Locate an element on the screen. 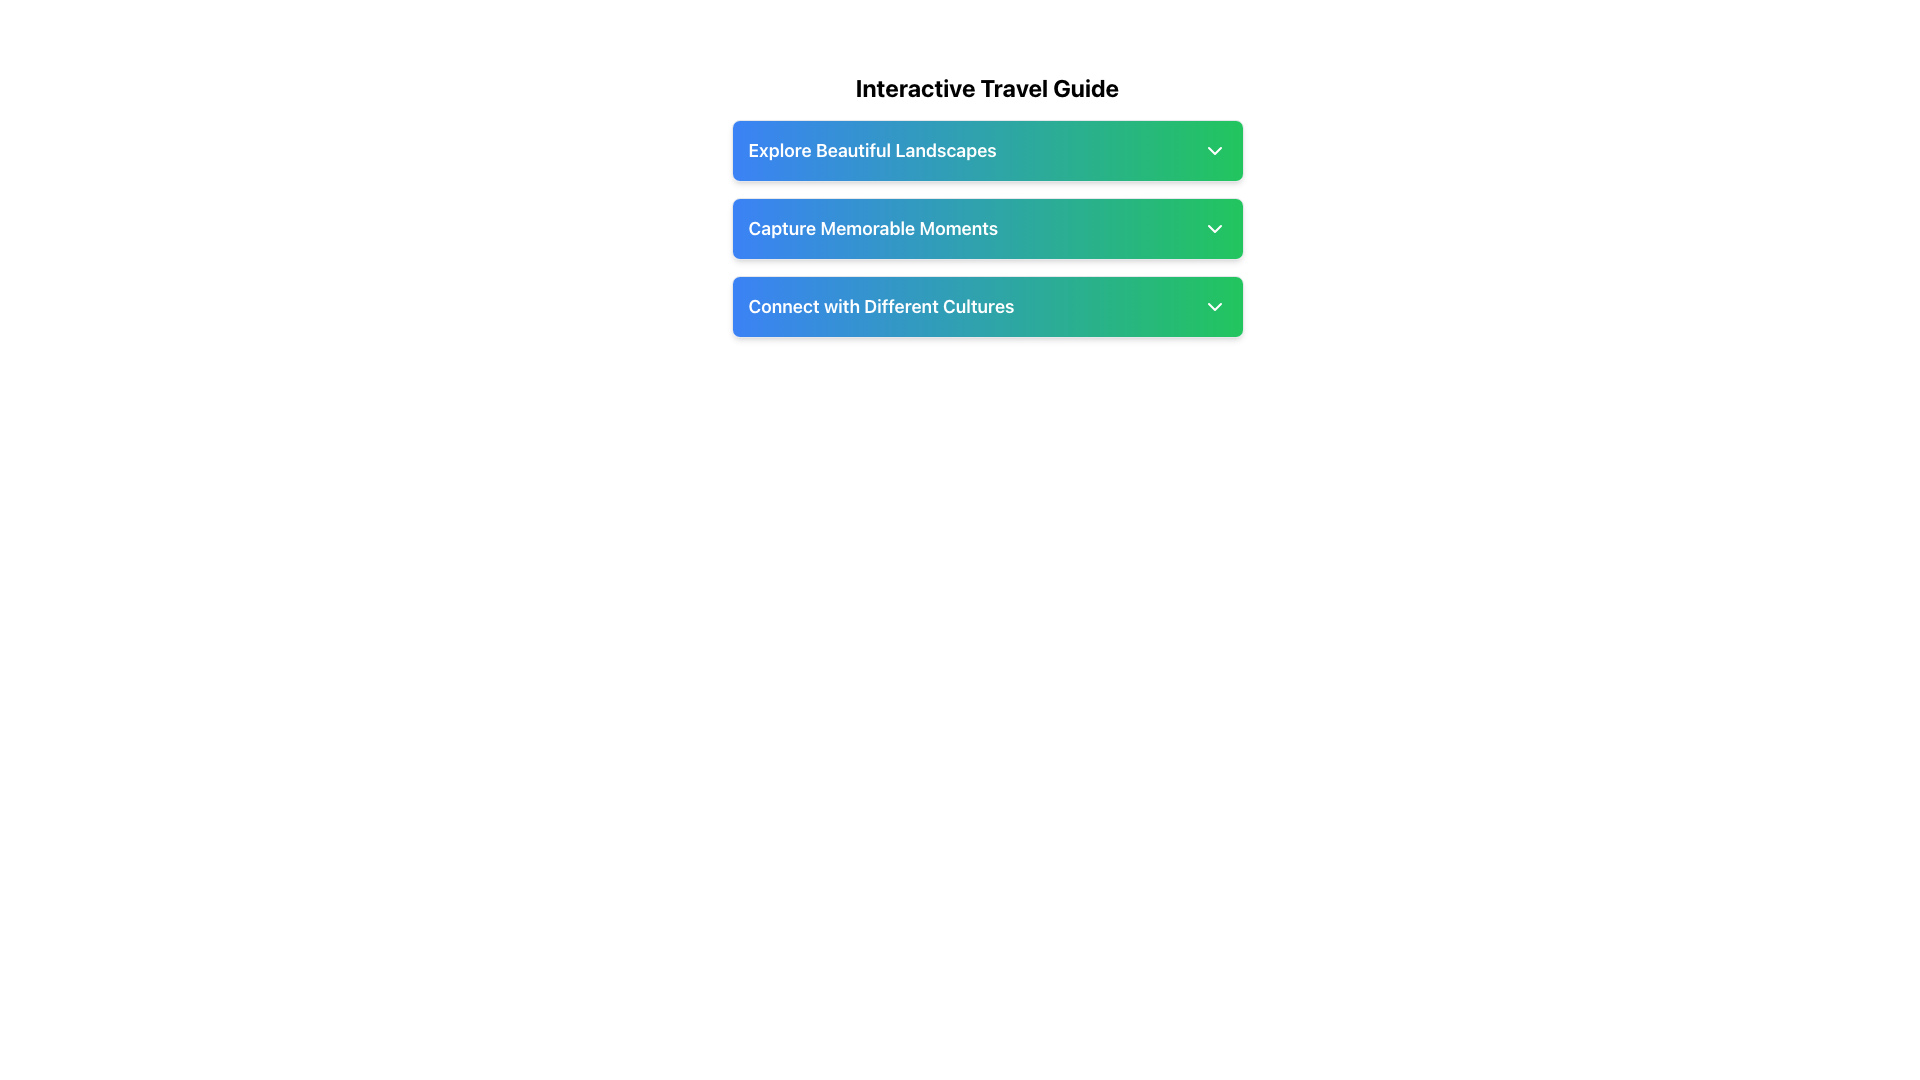 The height and width of the screenshot is (1080, 1920). the expandable panel titled 'Connect with Different Cultures' is located at coordinates (987, 307).